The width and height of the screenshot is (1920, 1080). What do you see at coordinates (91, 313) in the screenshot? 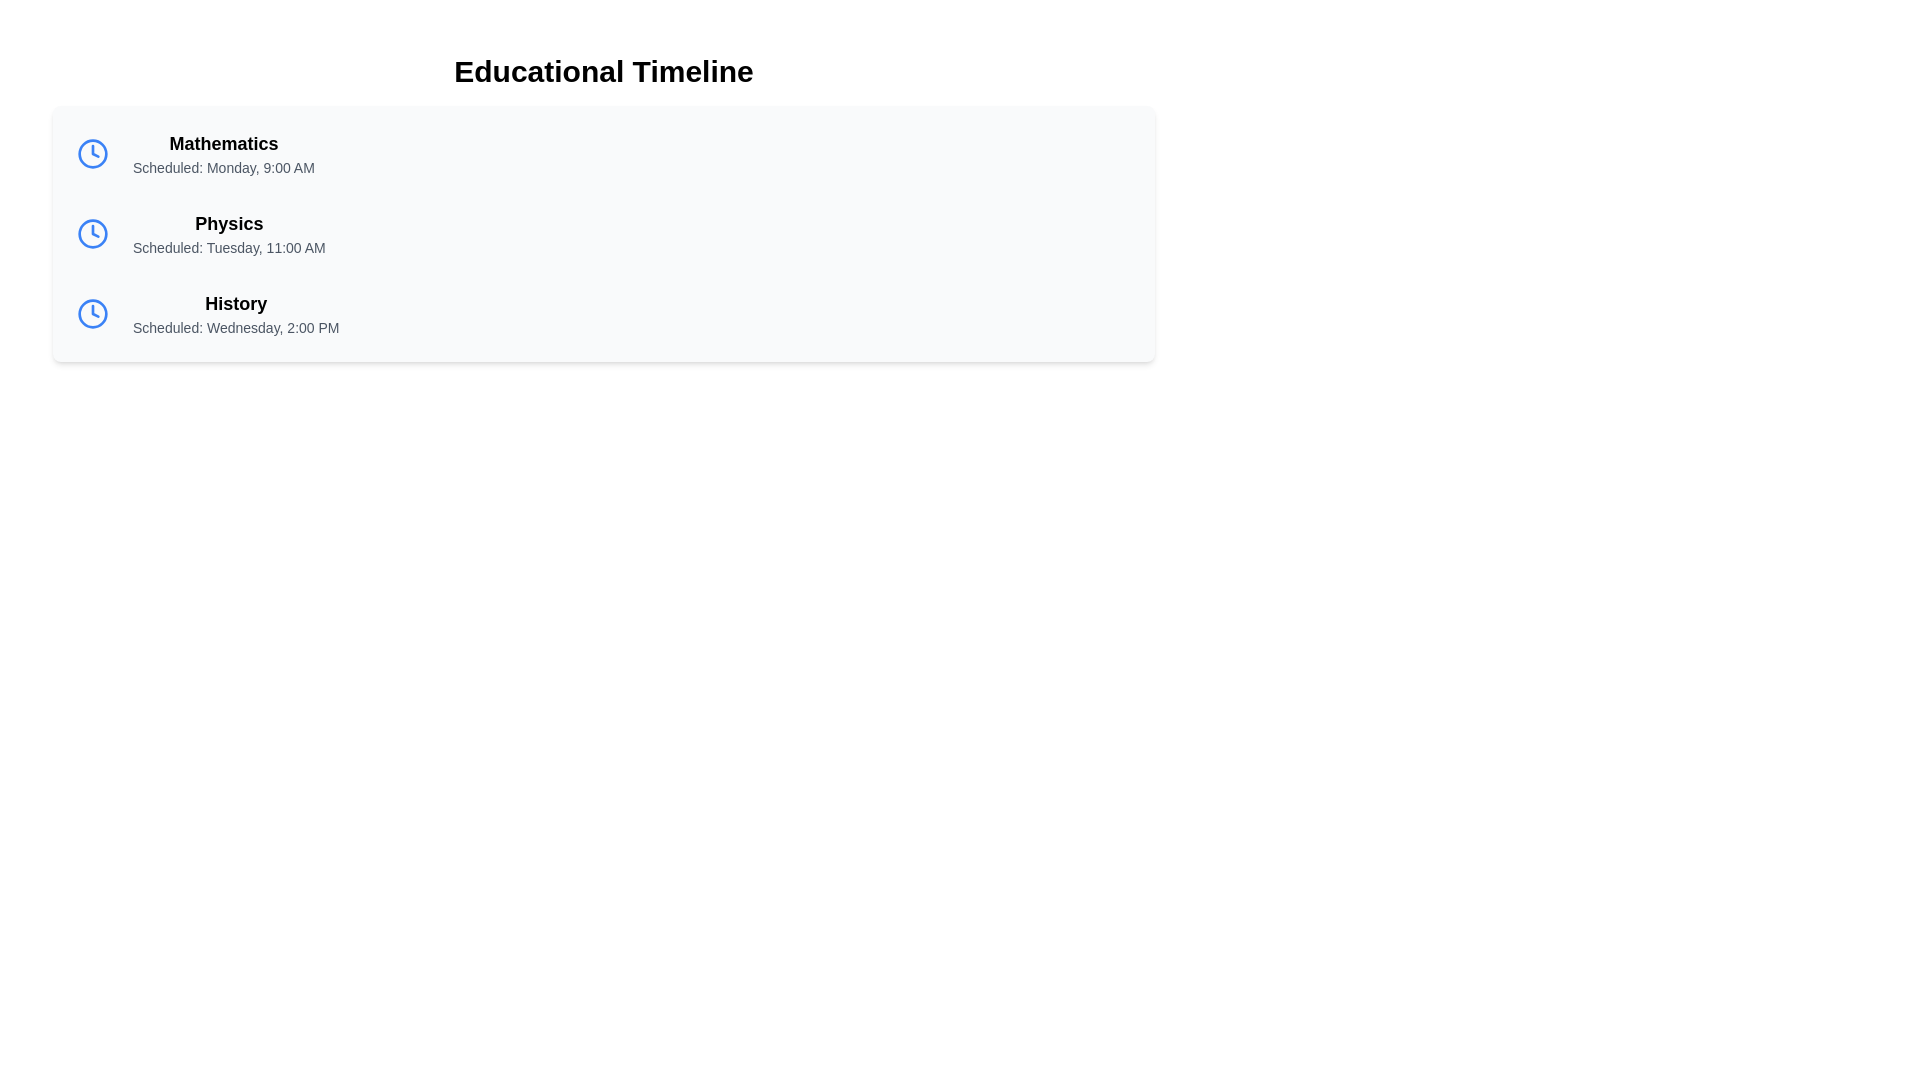
I see `the clock icon representing the 'History' event in the 'Educational Timeline' list, which is the third icon among three similar icons aligned vertically` at bounding box center [91, 313].